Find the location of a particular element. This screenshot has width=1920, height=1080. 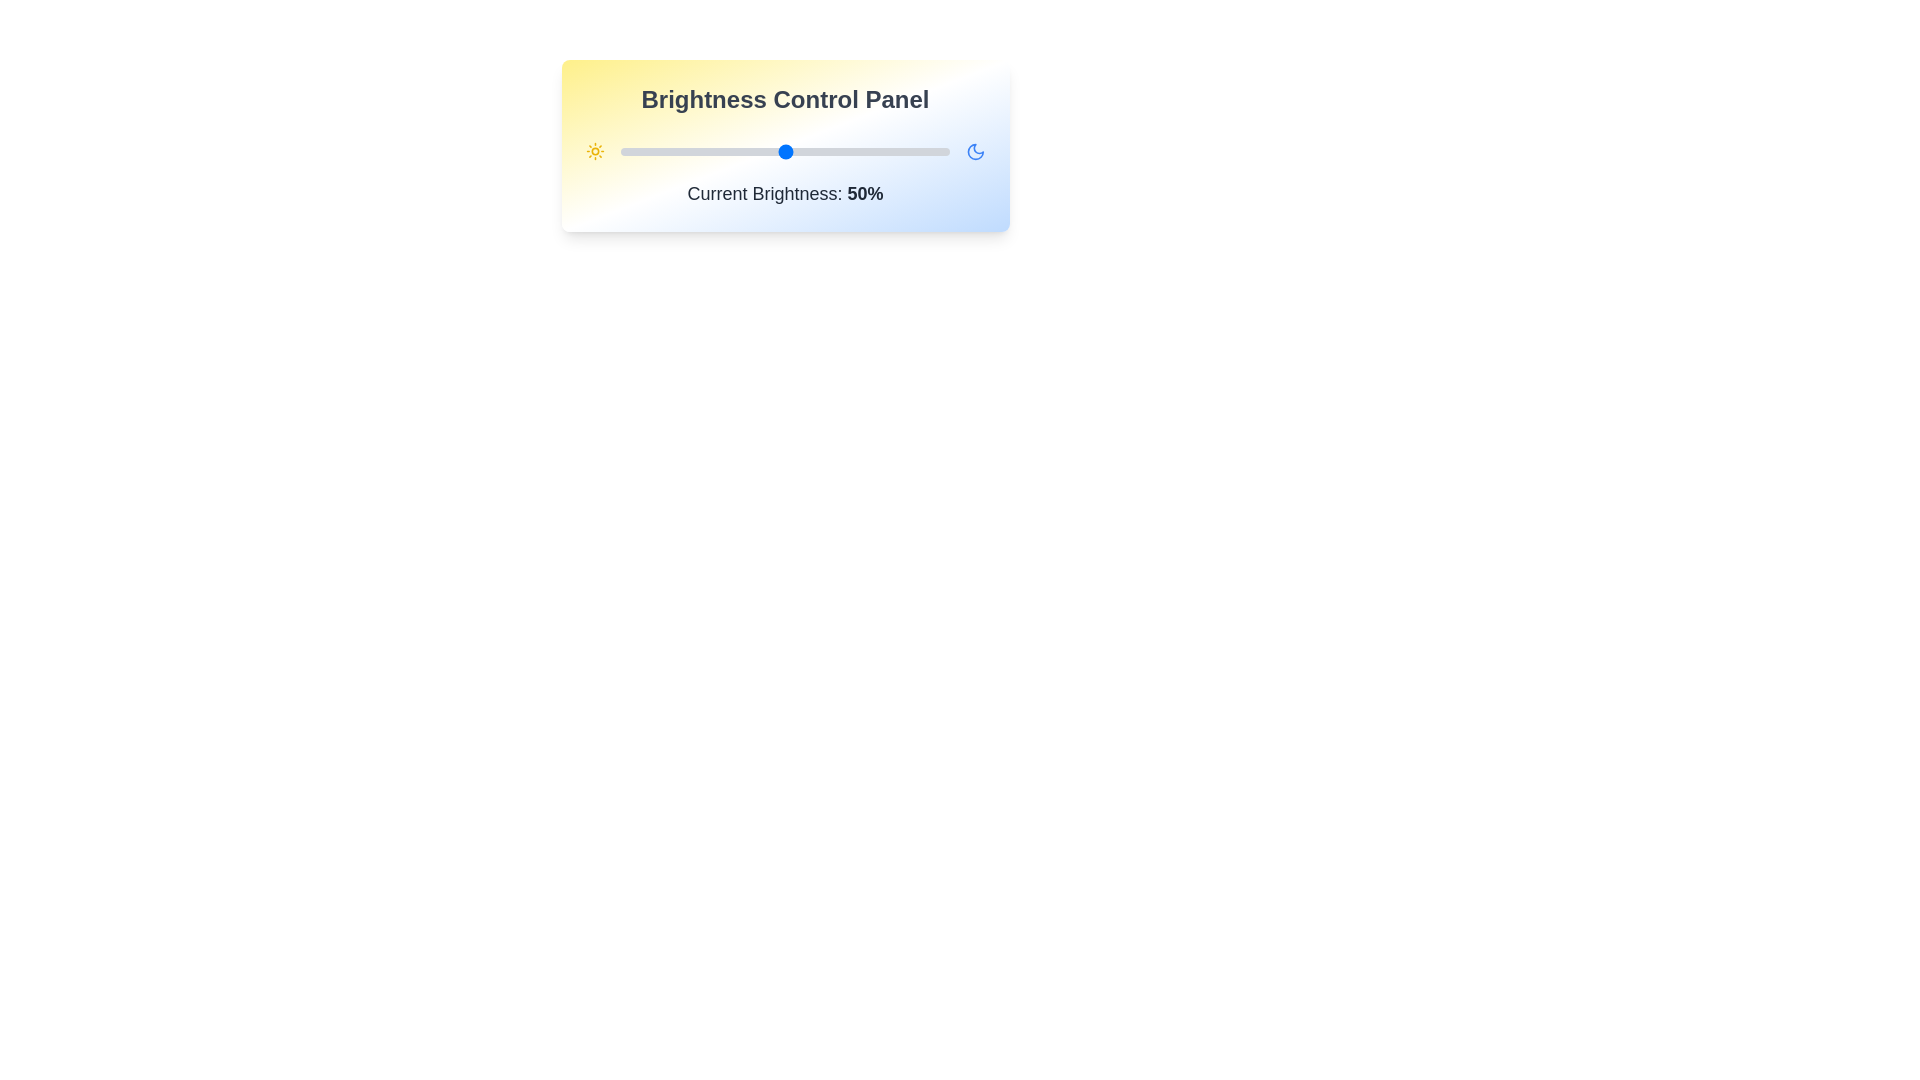

the brightness level is located at coordinates (902, 150).